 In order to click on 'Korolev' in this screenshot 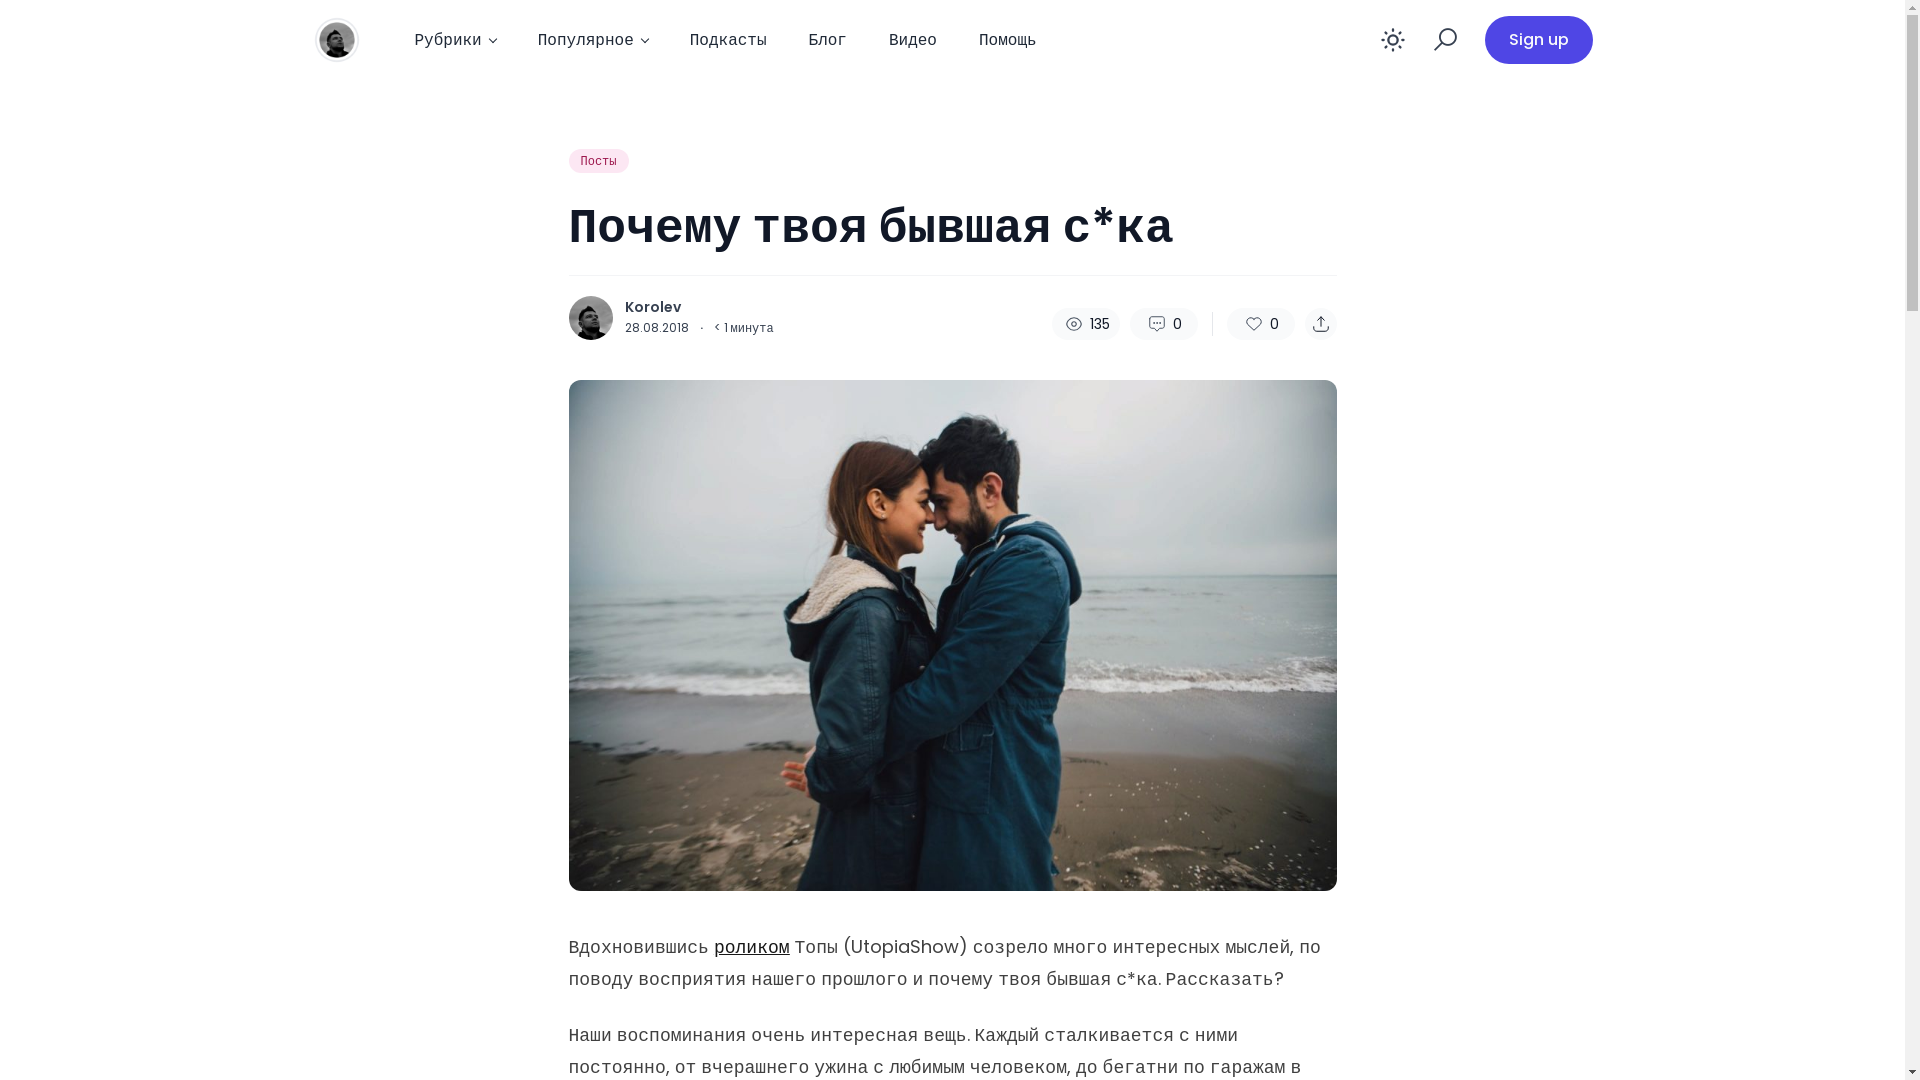, I will do `click(623, 307)`.